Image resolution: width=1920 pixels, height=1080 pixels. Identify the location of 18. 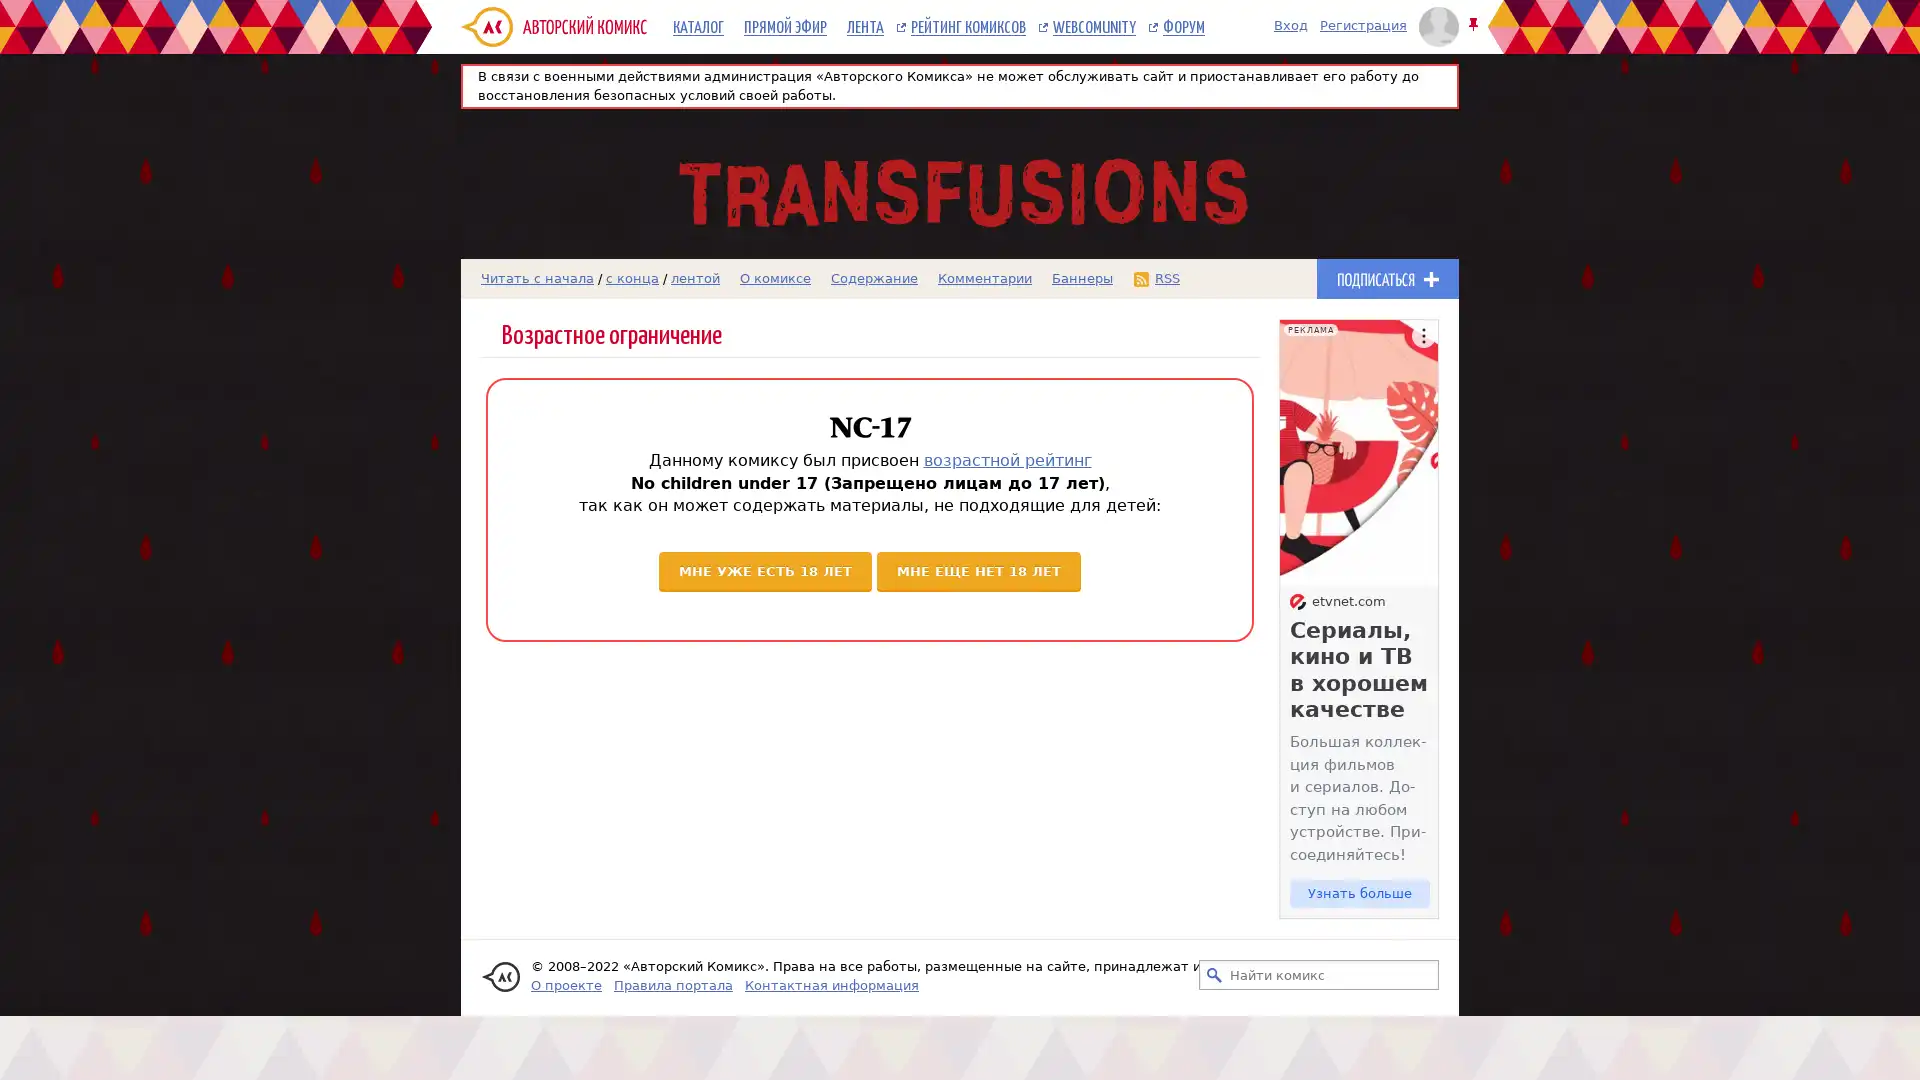
(764, 570).